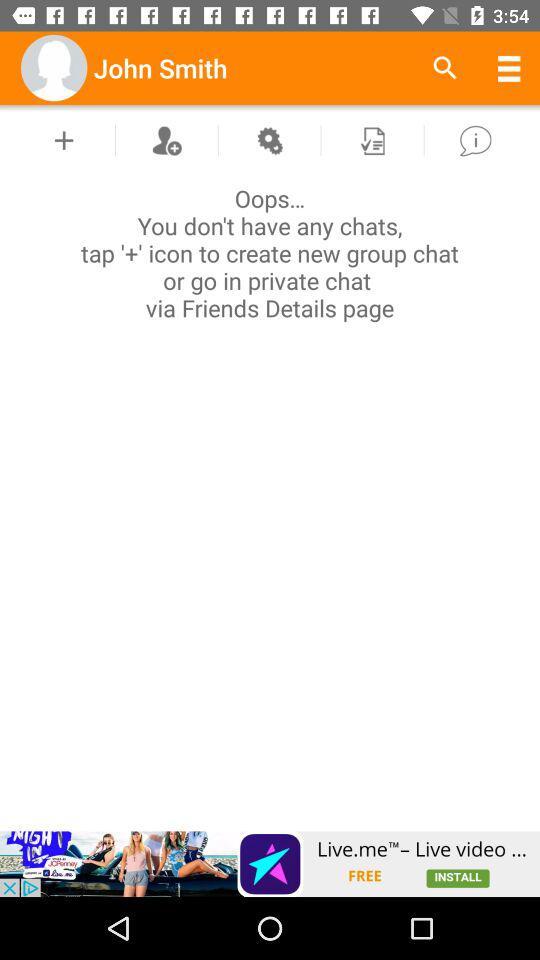 The height and width of the screenshot is (960, 540). What do you see at coordinates (474, 139) in the screenshot?
I see `information box` at bounding box center [474, 139].